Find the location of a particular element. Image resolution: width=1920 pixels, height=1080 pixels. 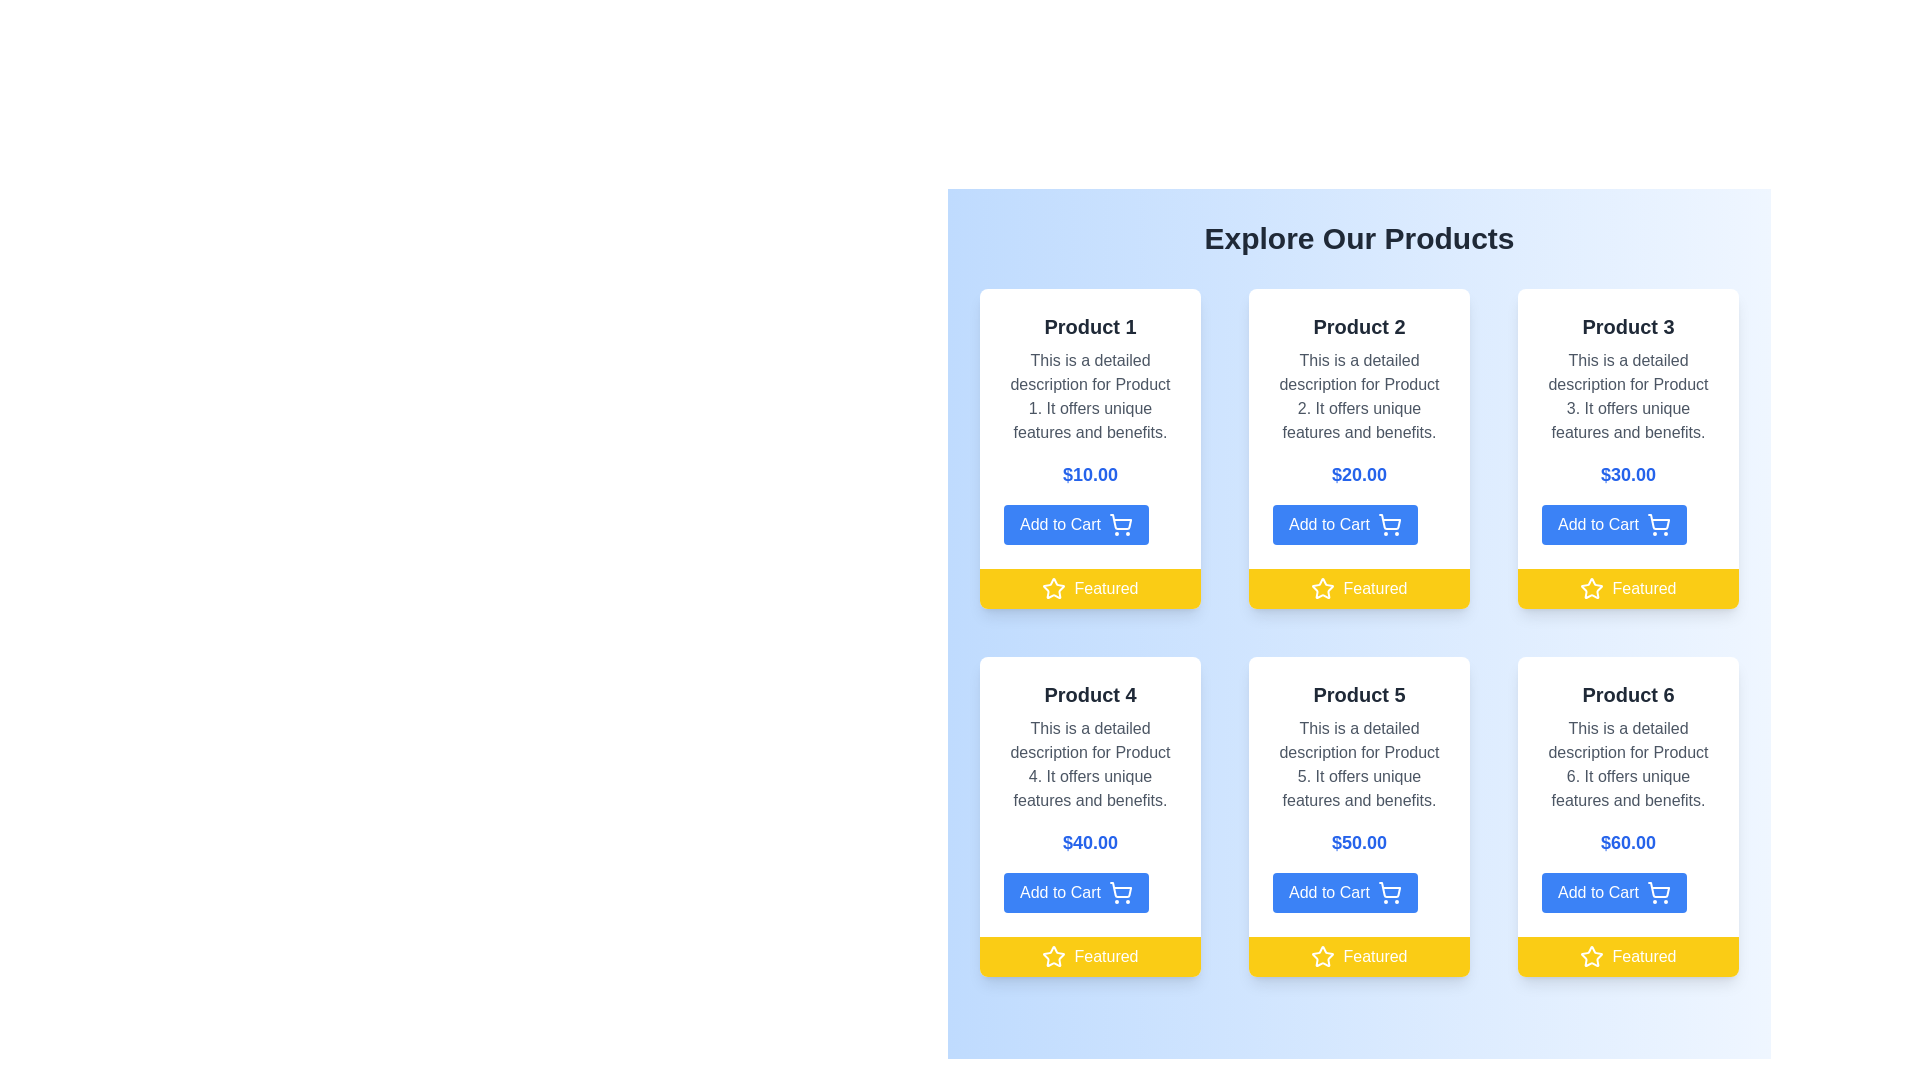

the 'Featured' label located at the bottom of the second product's card, which is positioned in the top center of the layout, following the 'Add to Cart' button is located at coordinates (1359, 588).